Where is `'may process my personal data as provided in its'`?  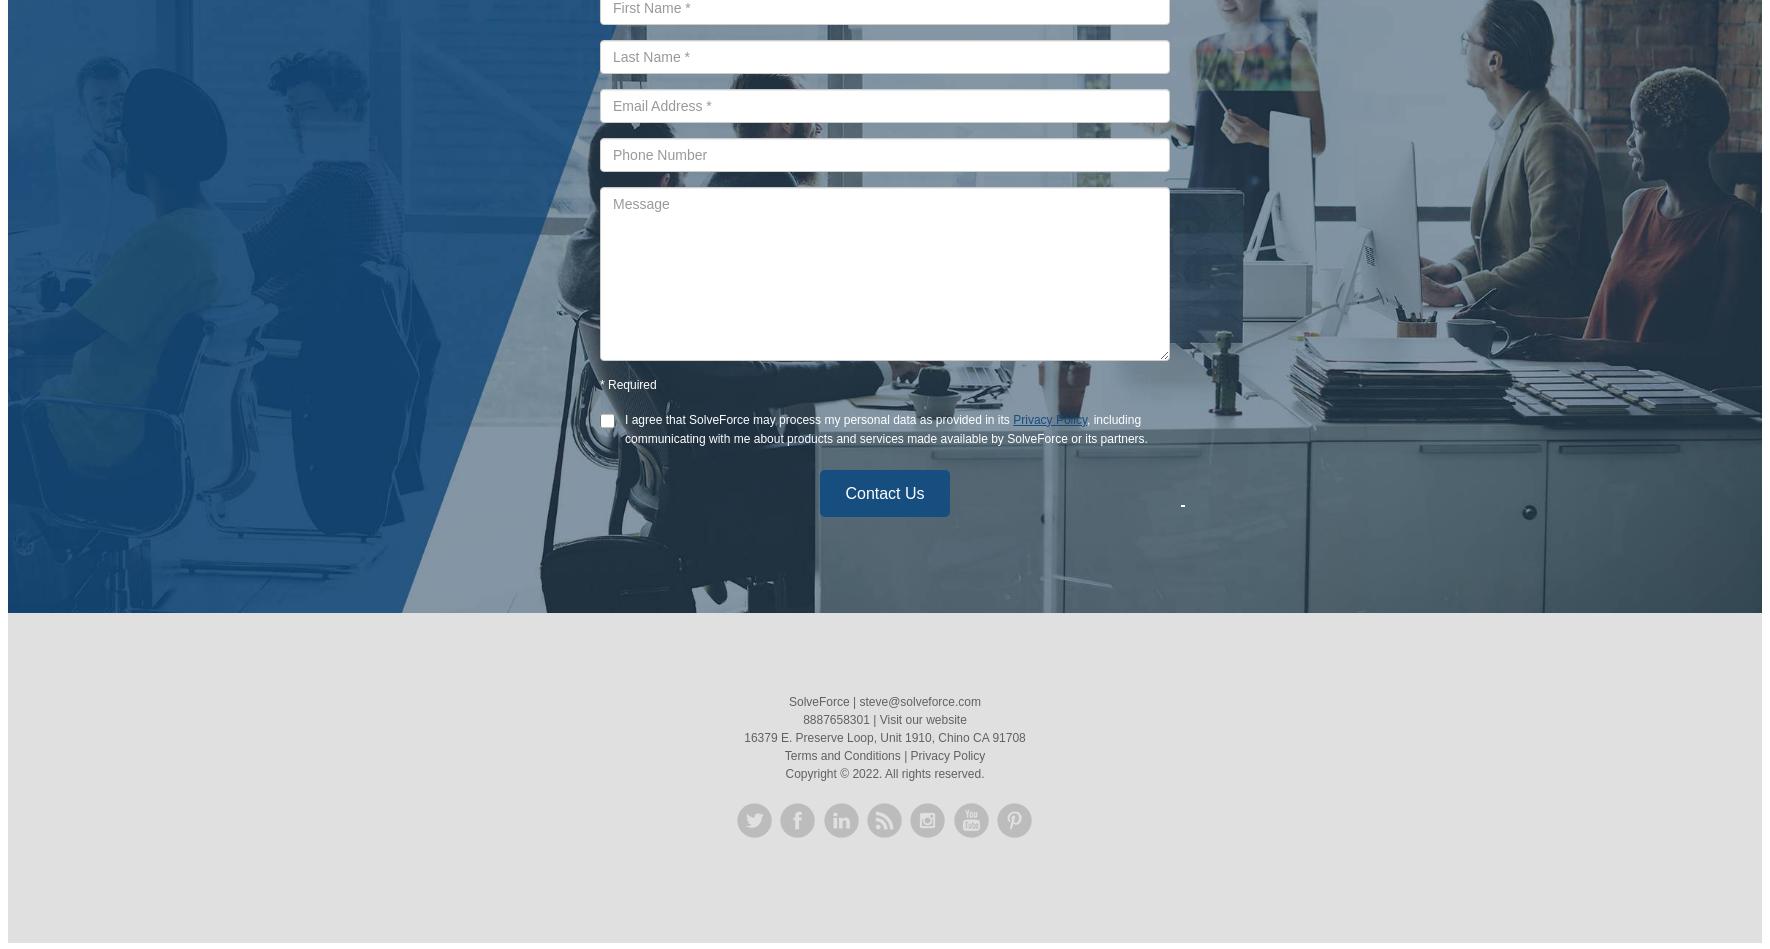
'may process my personal data as provided in its' is located at coordinates (880, 418).